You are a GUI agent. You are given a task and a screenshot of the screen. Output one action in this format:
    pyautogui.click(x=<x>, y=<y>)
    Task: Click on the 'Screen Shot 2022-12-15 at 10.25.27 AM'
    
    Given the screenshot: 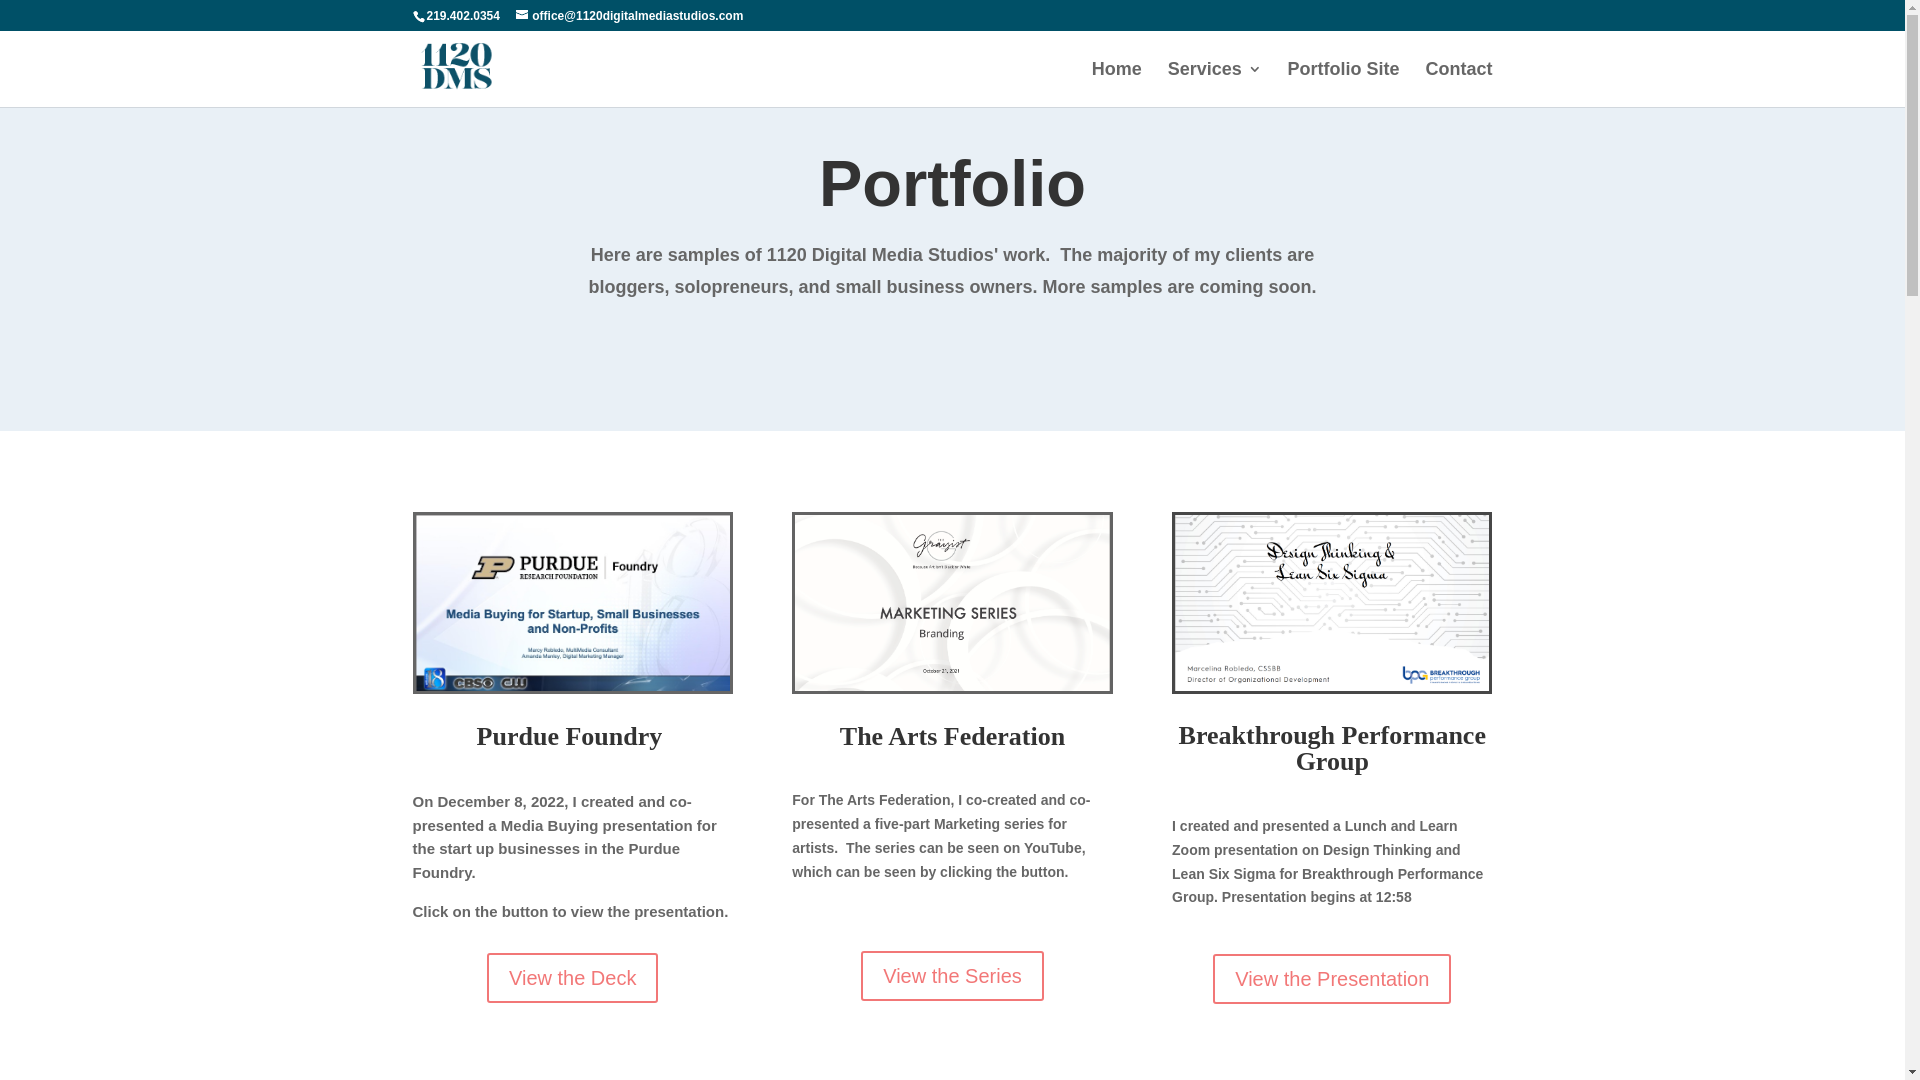 What is the action you would take?
    pyautogui.click(x=1331, y=601)
    